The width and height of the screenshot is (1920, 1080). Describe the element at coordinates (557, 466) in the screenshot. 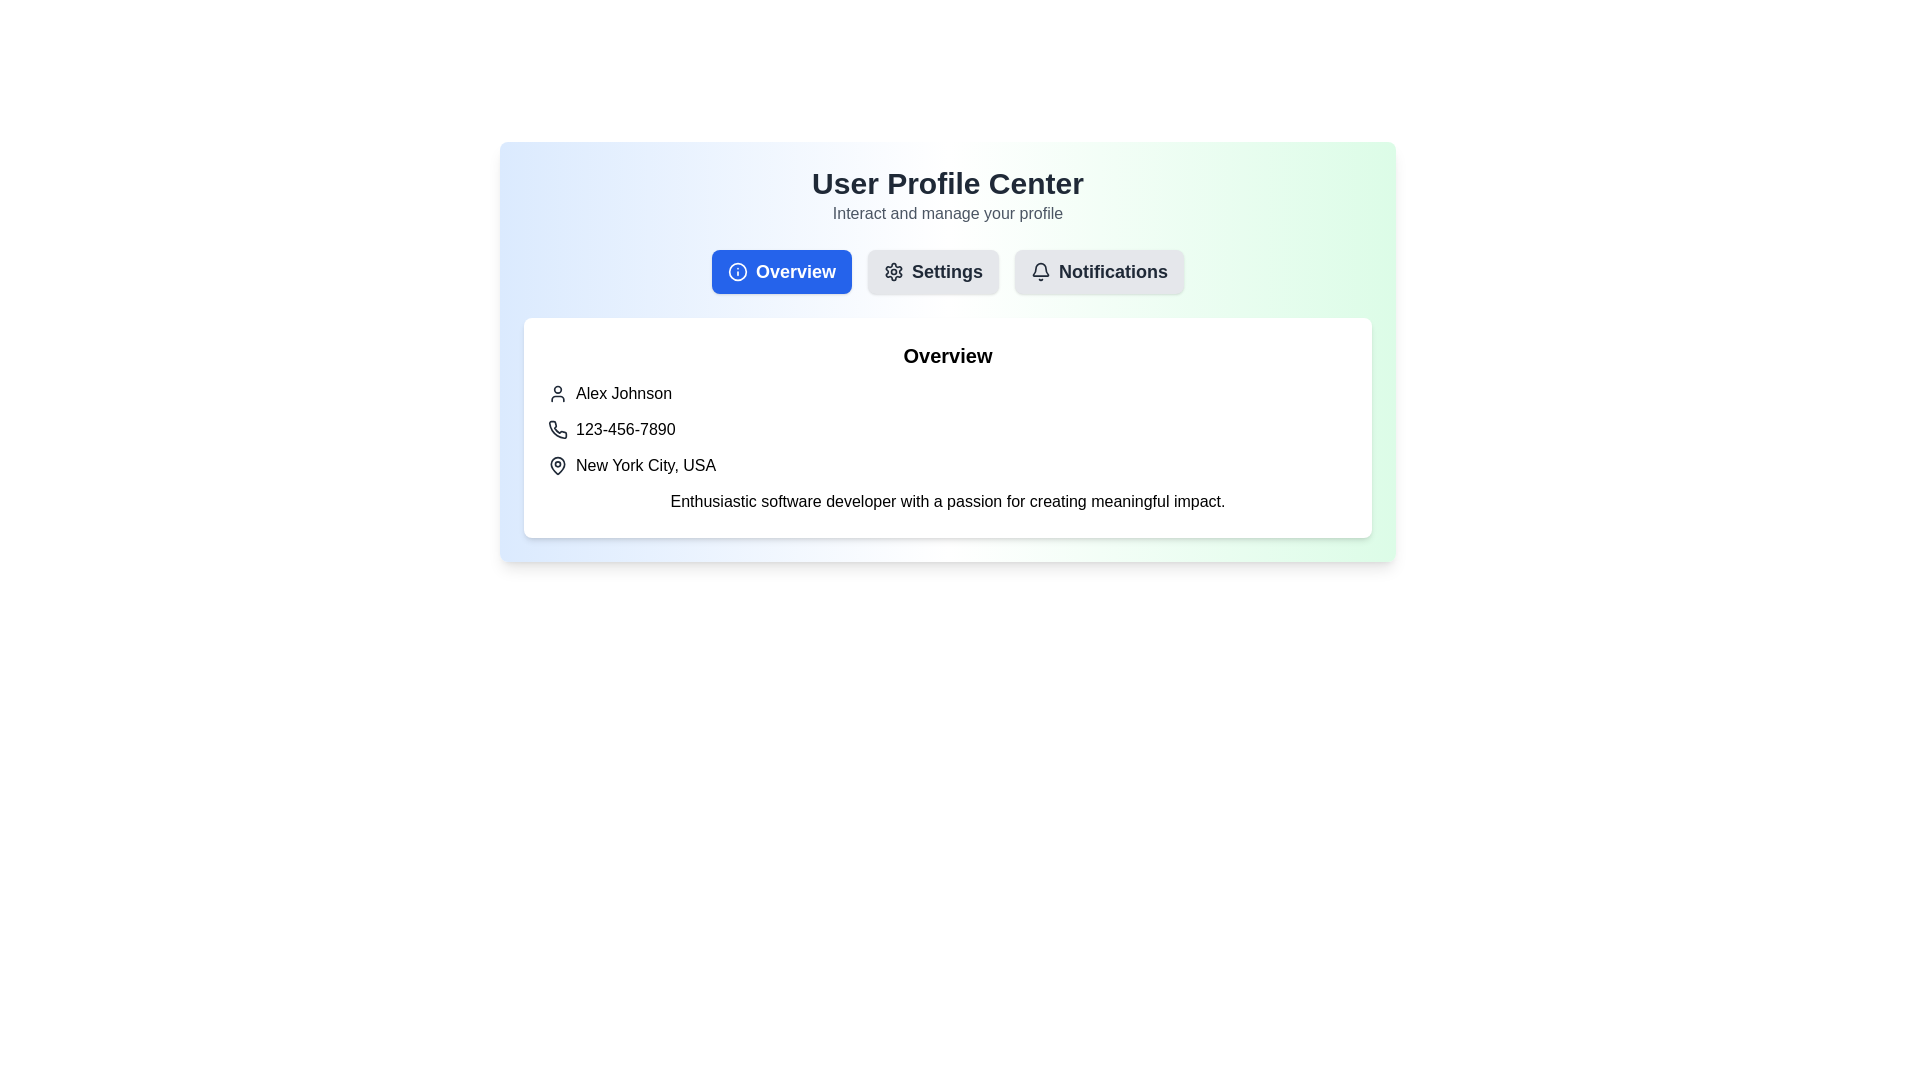

I see `map pin icon styled in dark grey, located to the left of 'New York City, USA', using developer tools` at that location.